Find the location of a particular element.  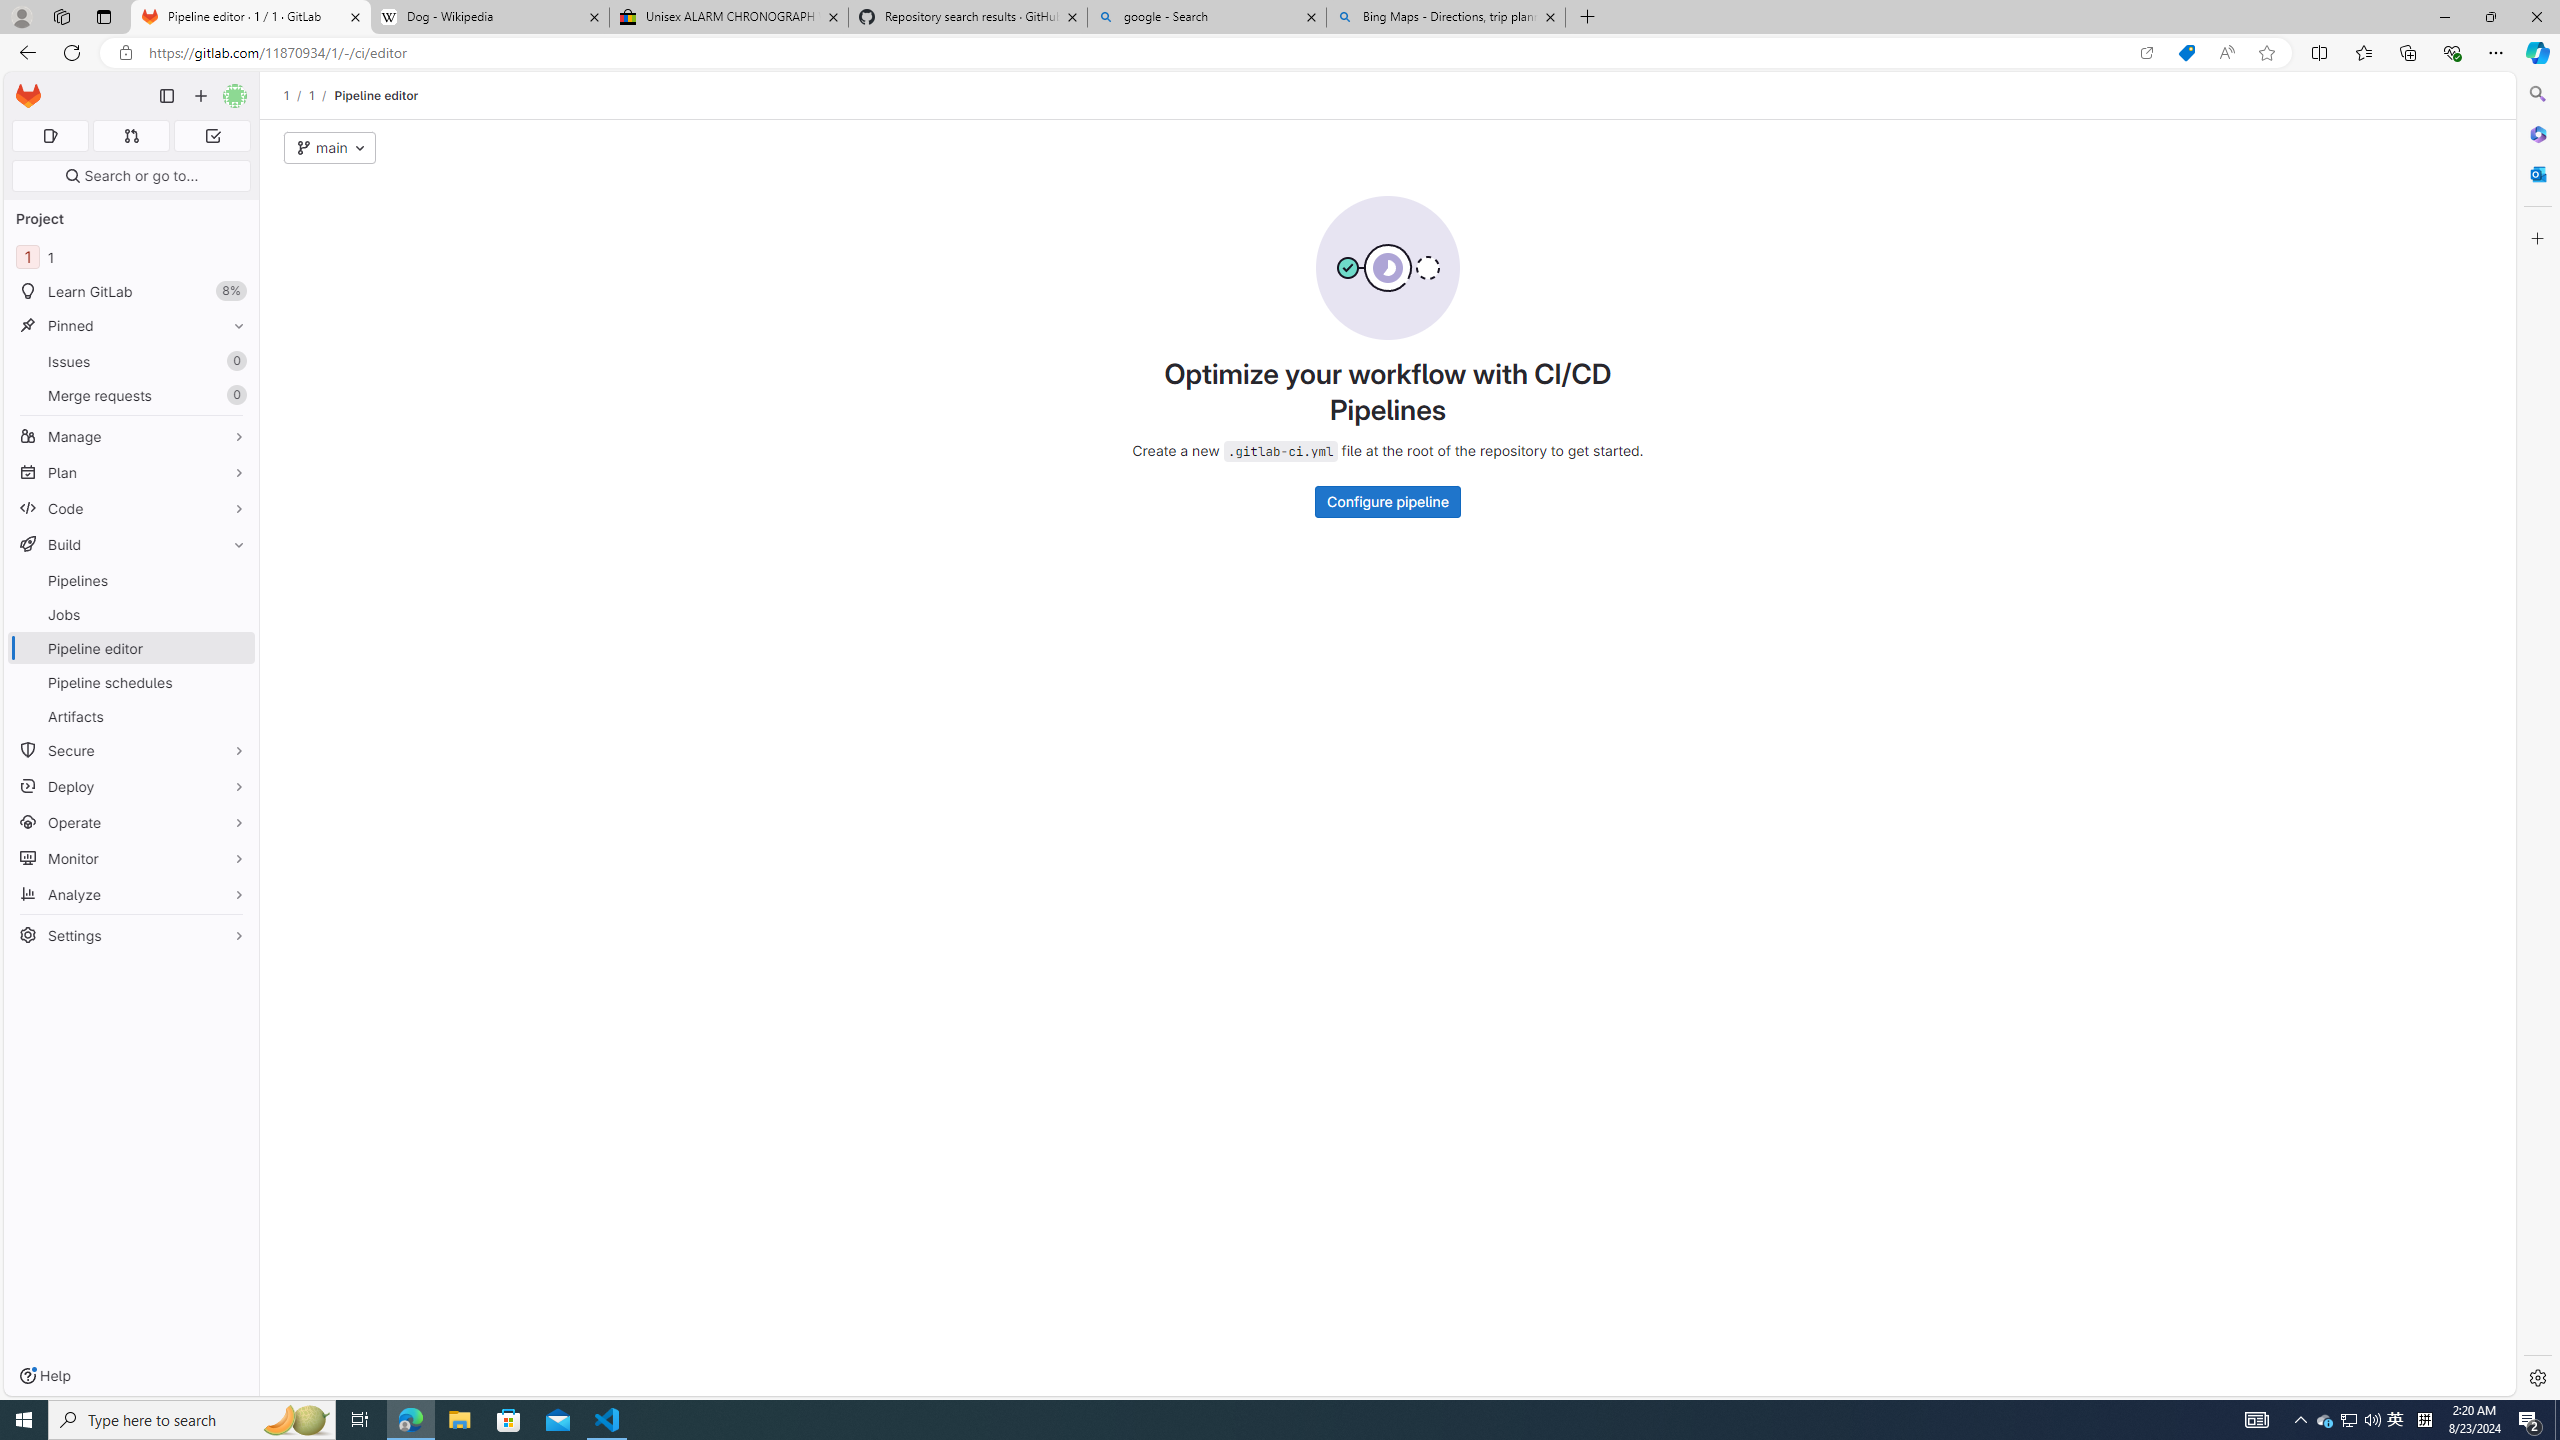

'main' is located at coordinates (330, 148).